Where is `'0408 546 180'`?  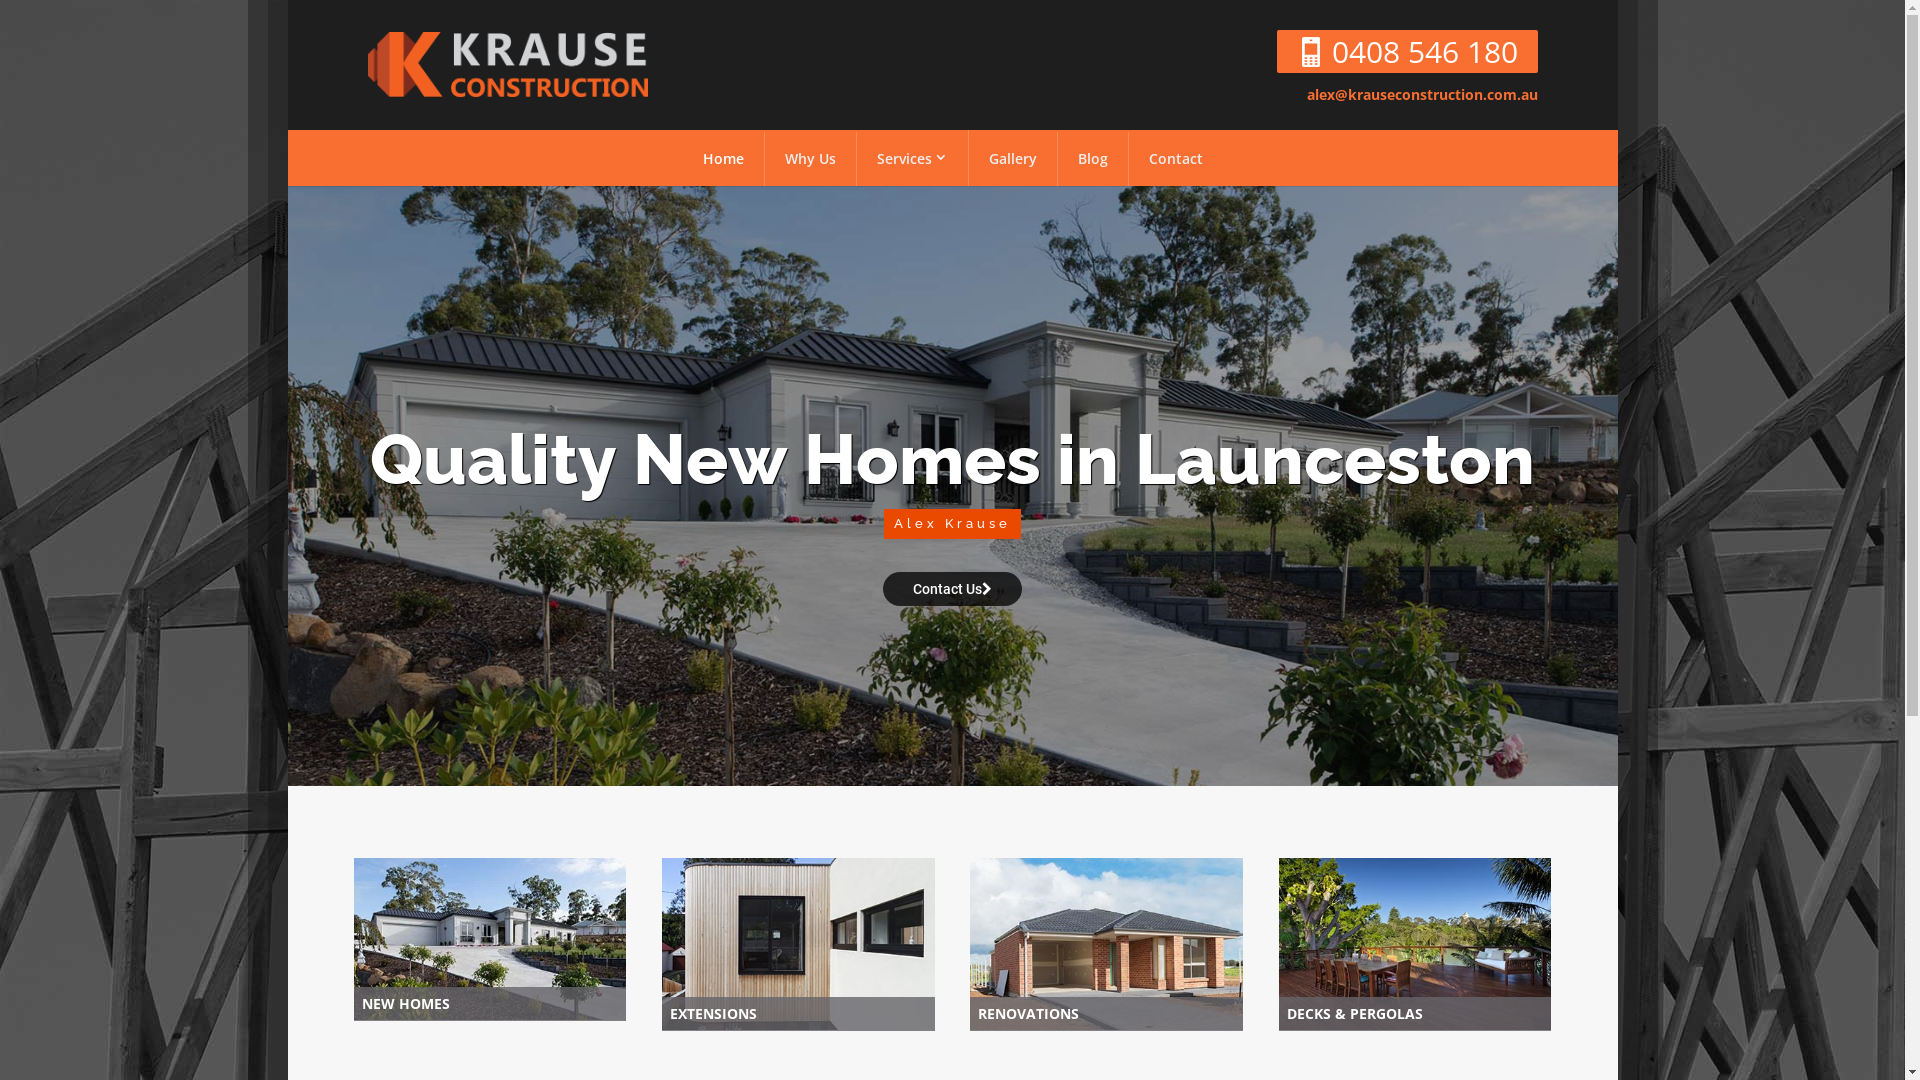 '0408 546 180' is located at coordinates (1331, 50).